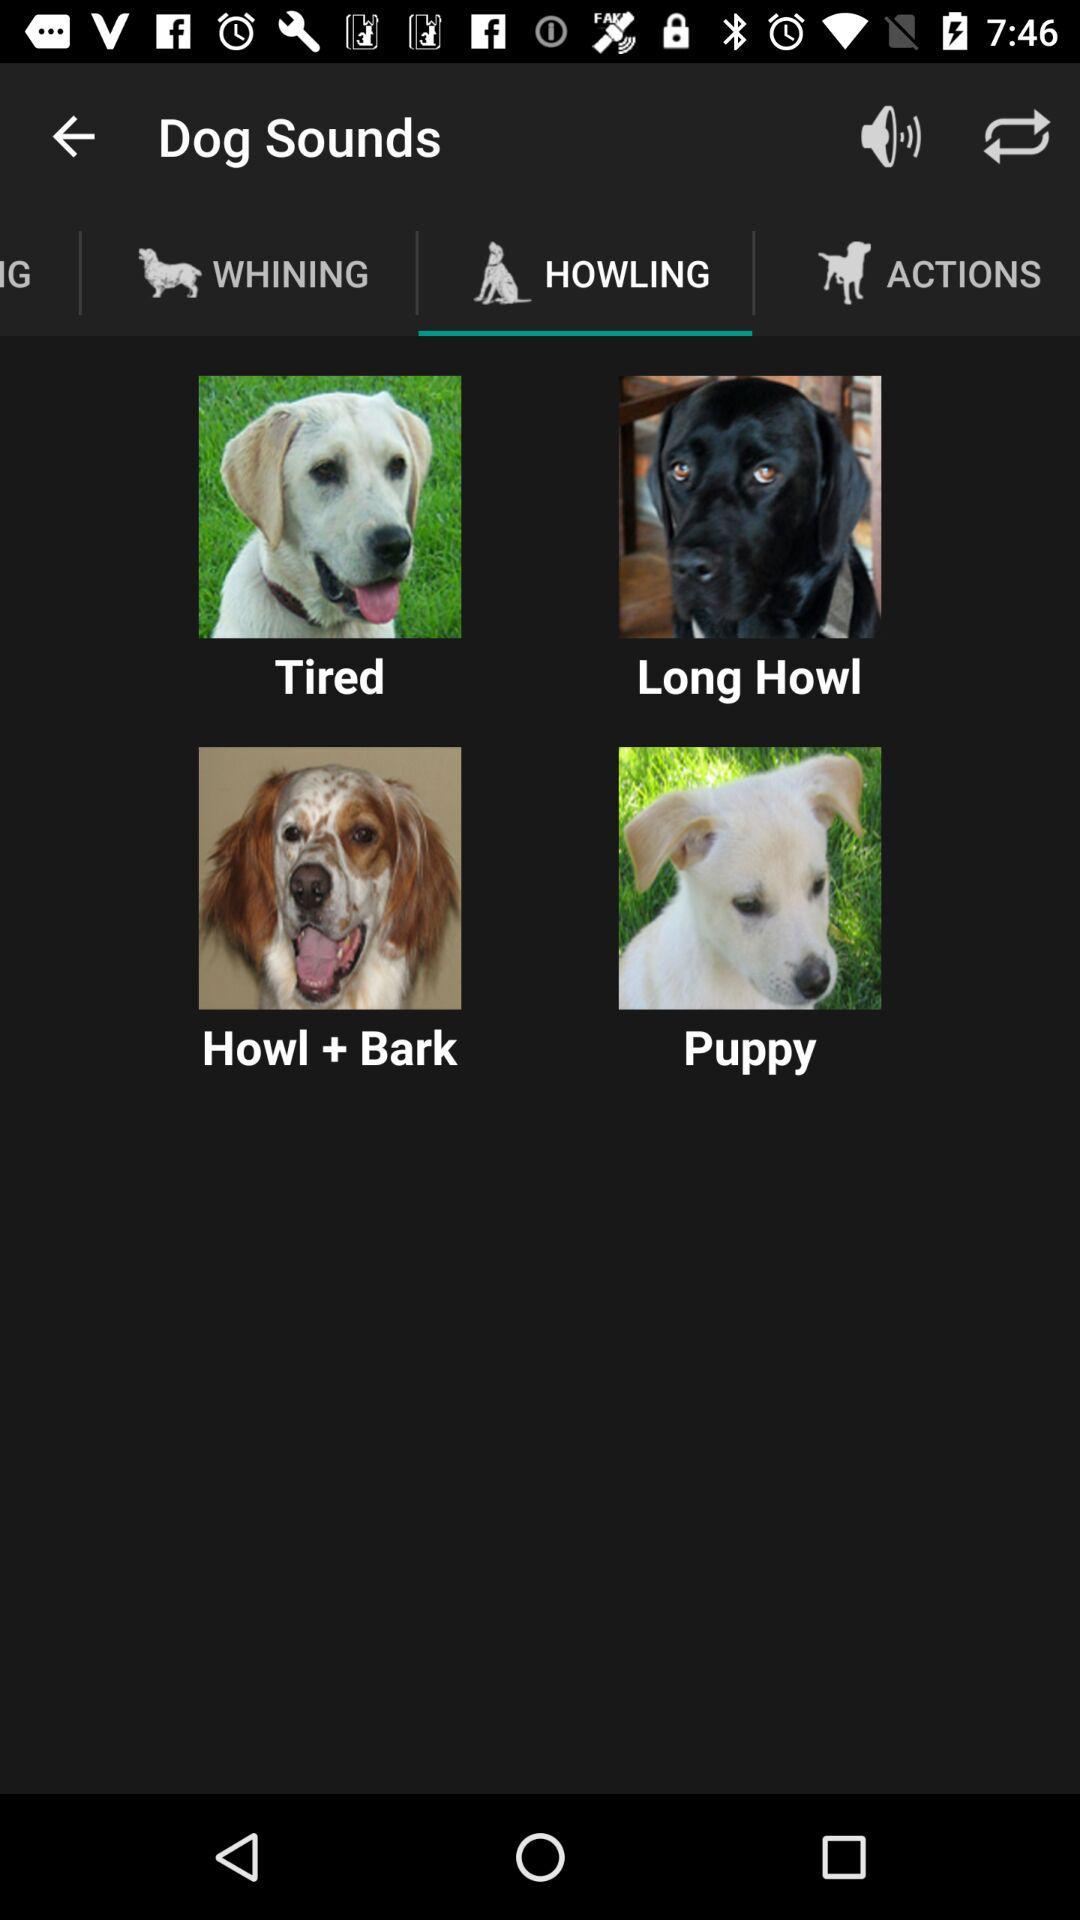  Describe the element at coordinates (329, 507) in the screenshot. I see `tired` at that location.